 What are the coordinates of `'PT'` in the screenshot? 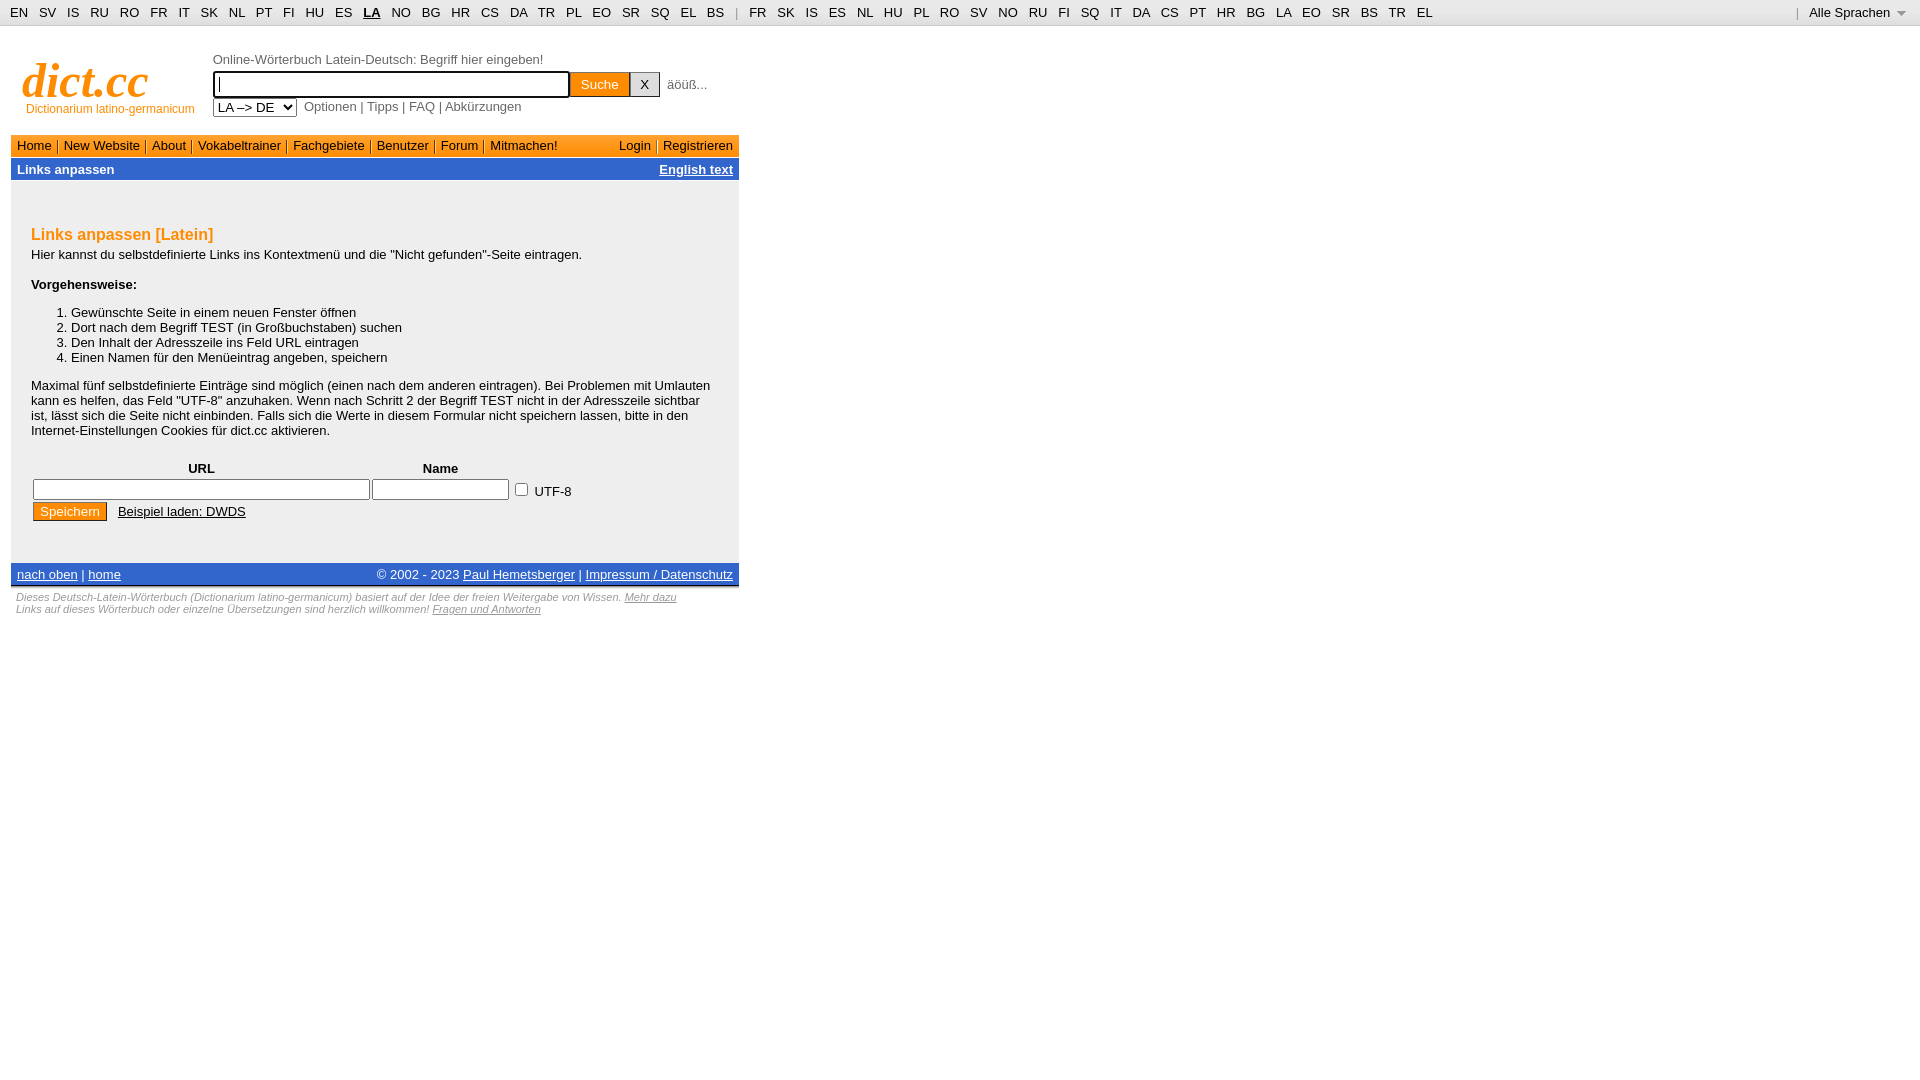 It's located at (263, 12).